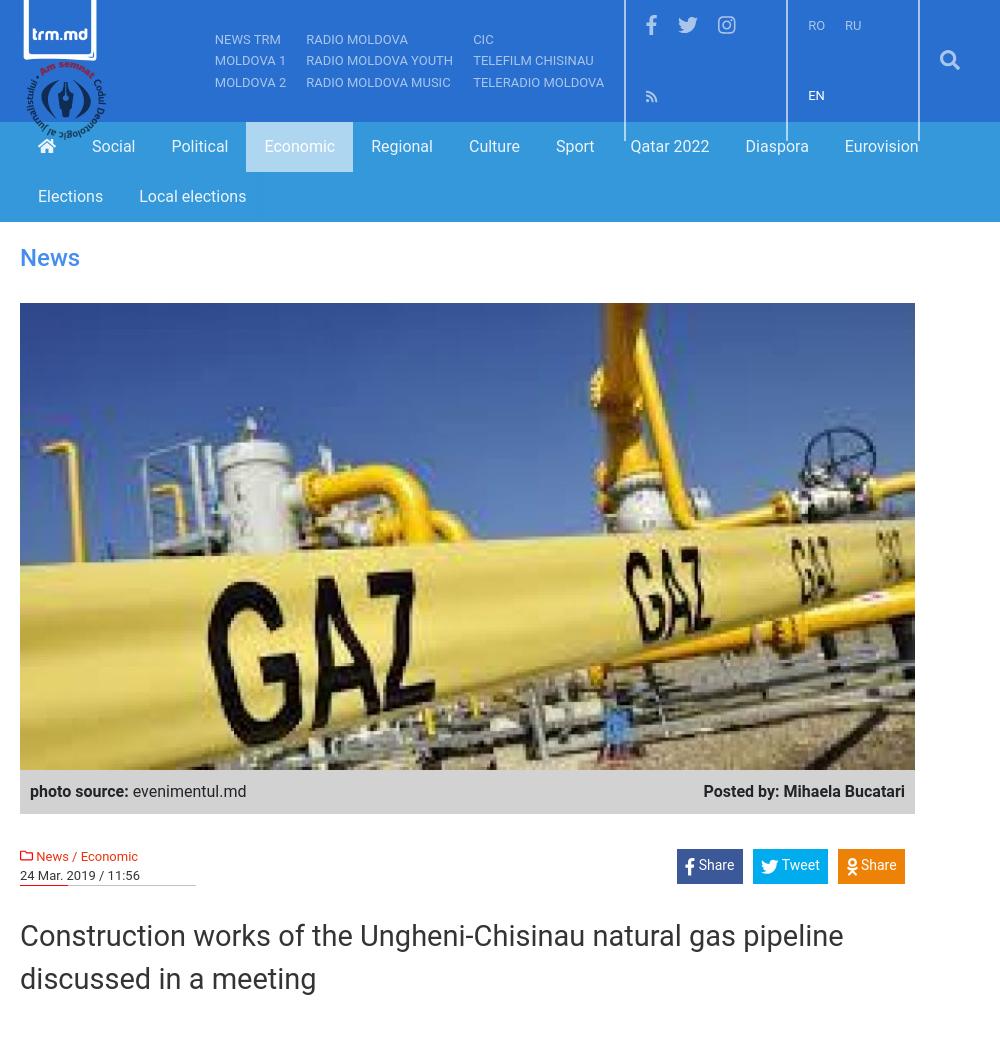  What do you see at coordinates (84, 855) in the screenshot?
I see `'News / Economic'` at bounding box center [84, 855].